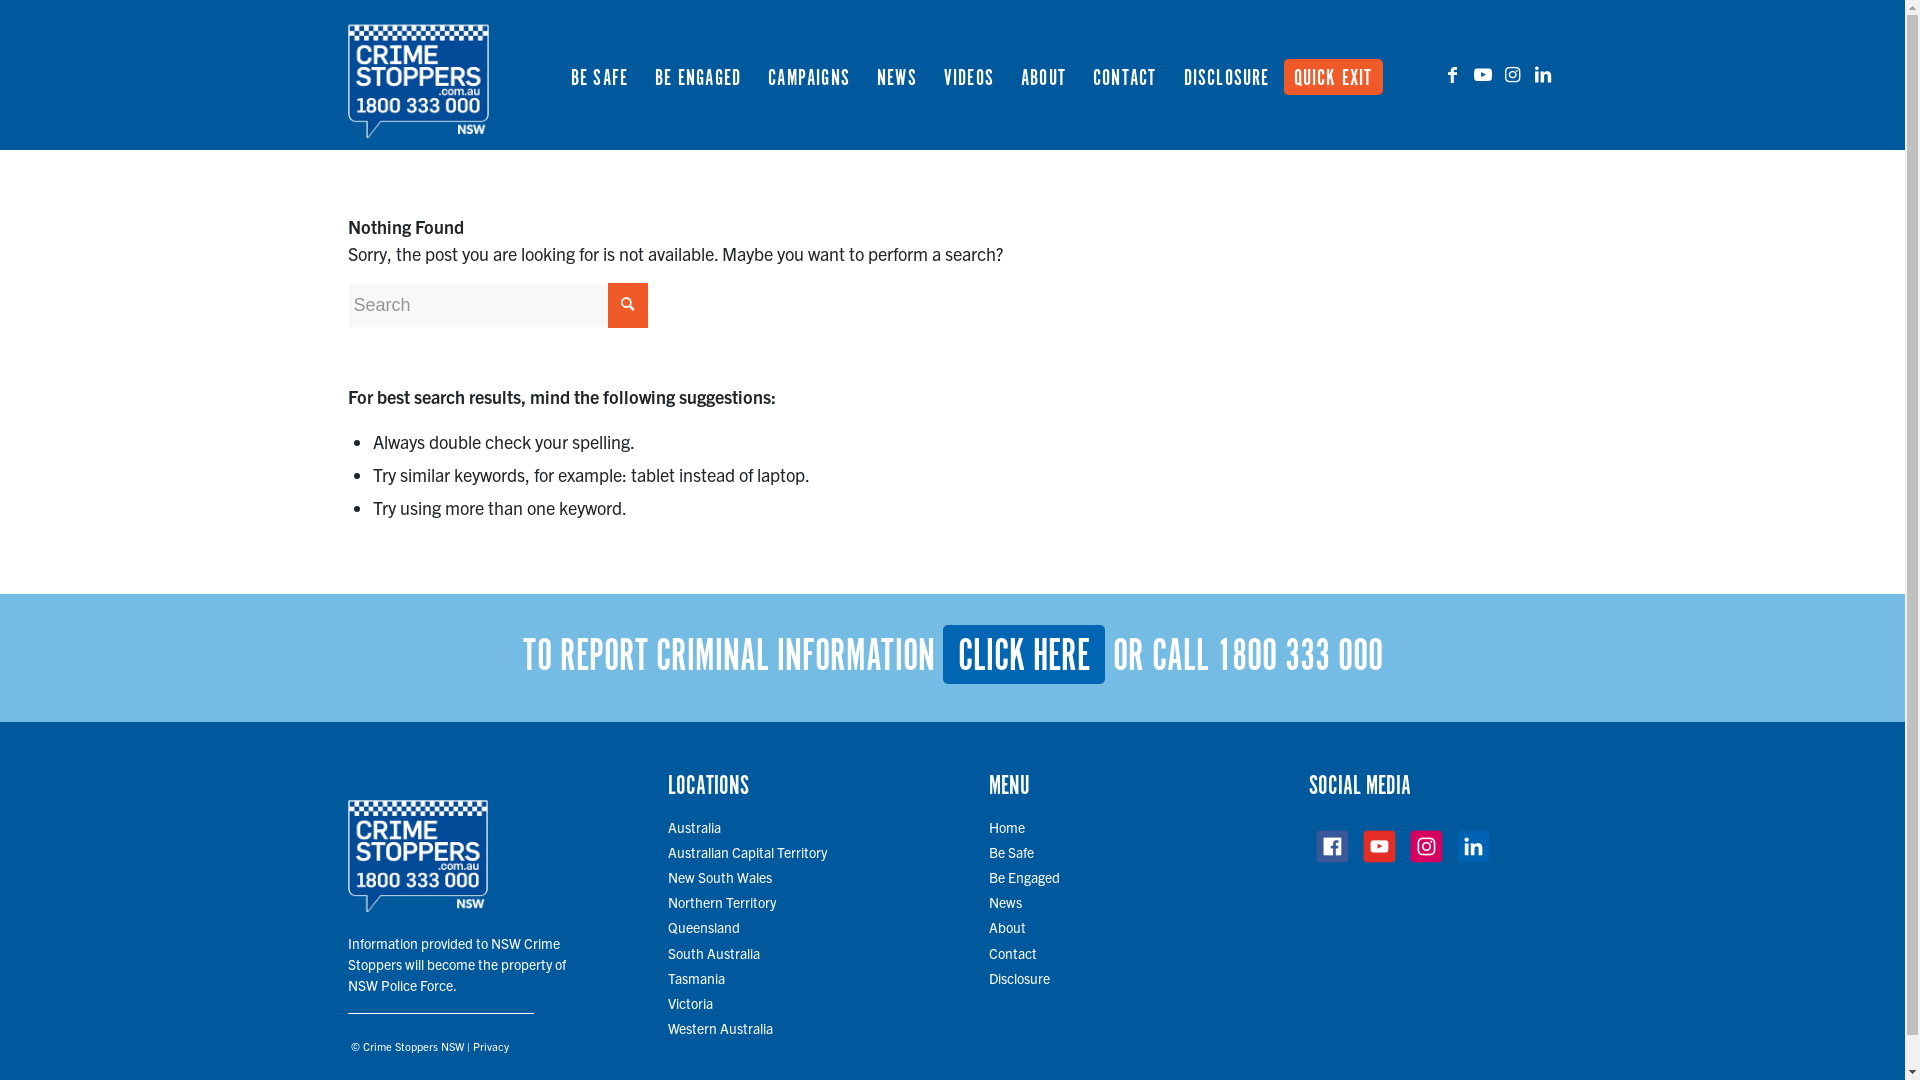 This screenshot has width=1920, height=1080. Describe the element at coordinates (667, 951) in the screenshot. I see `'South Australia'` at that location.